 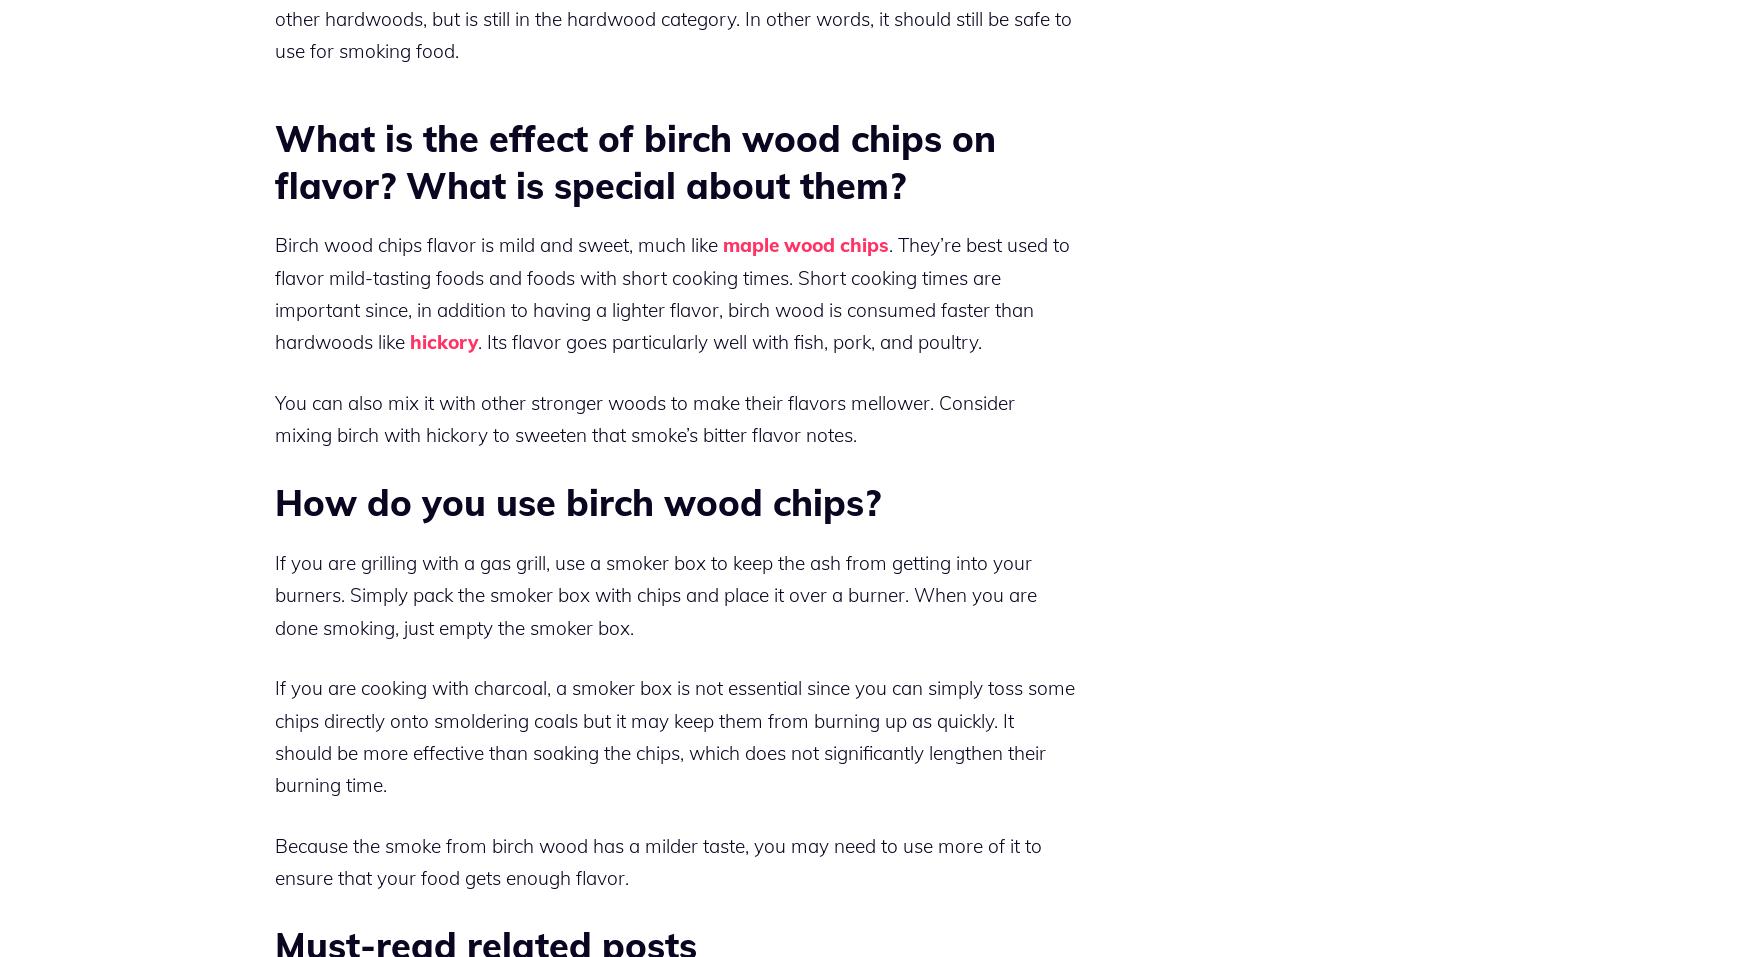 What do you see at coordinates (578, 502) in the screenshot?
I see `'How do you use birch wood chips?'` at bounding box center [578, 502].